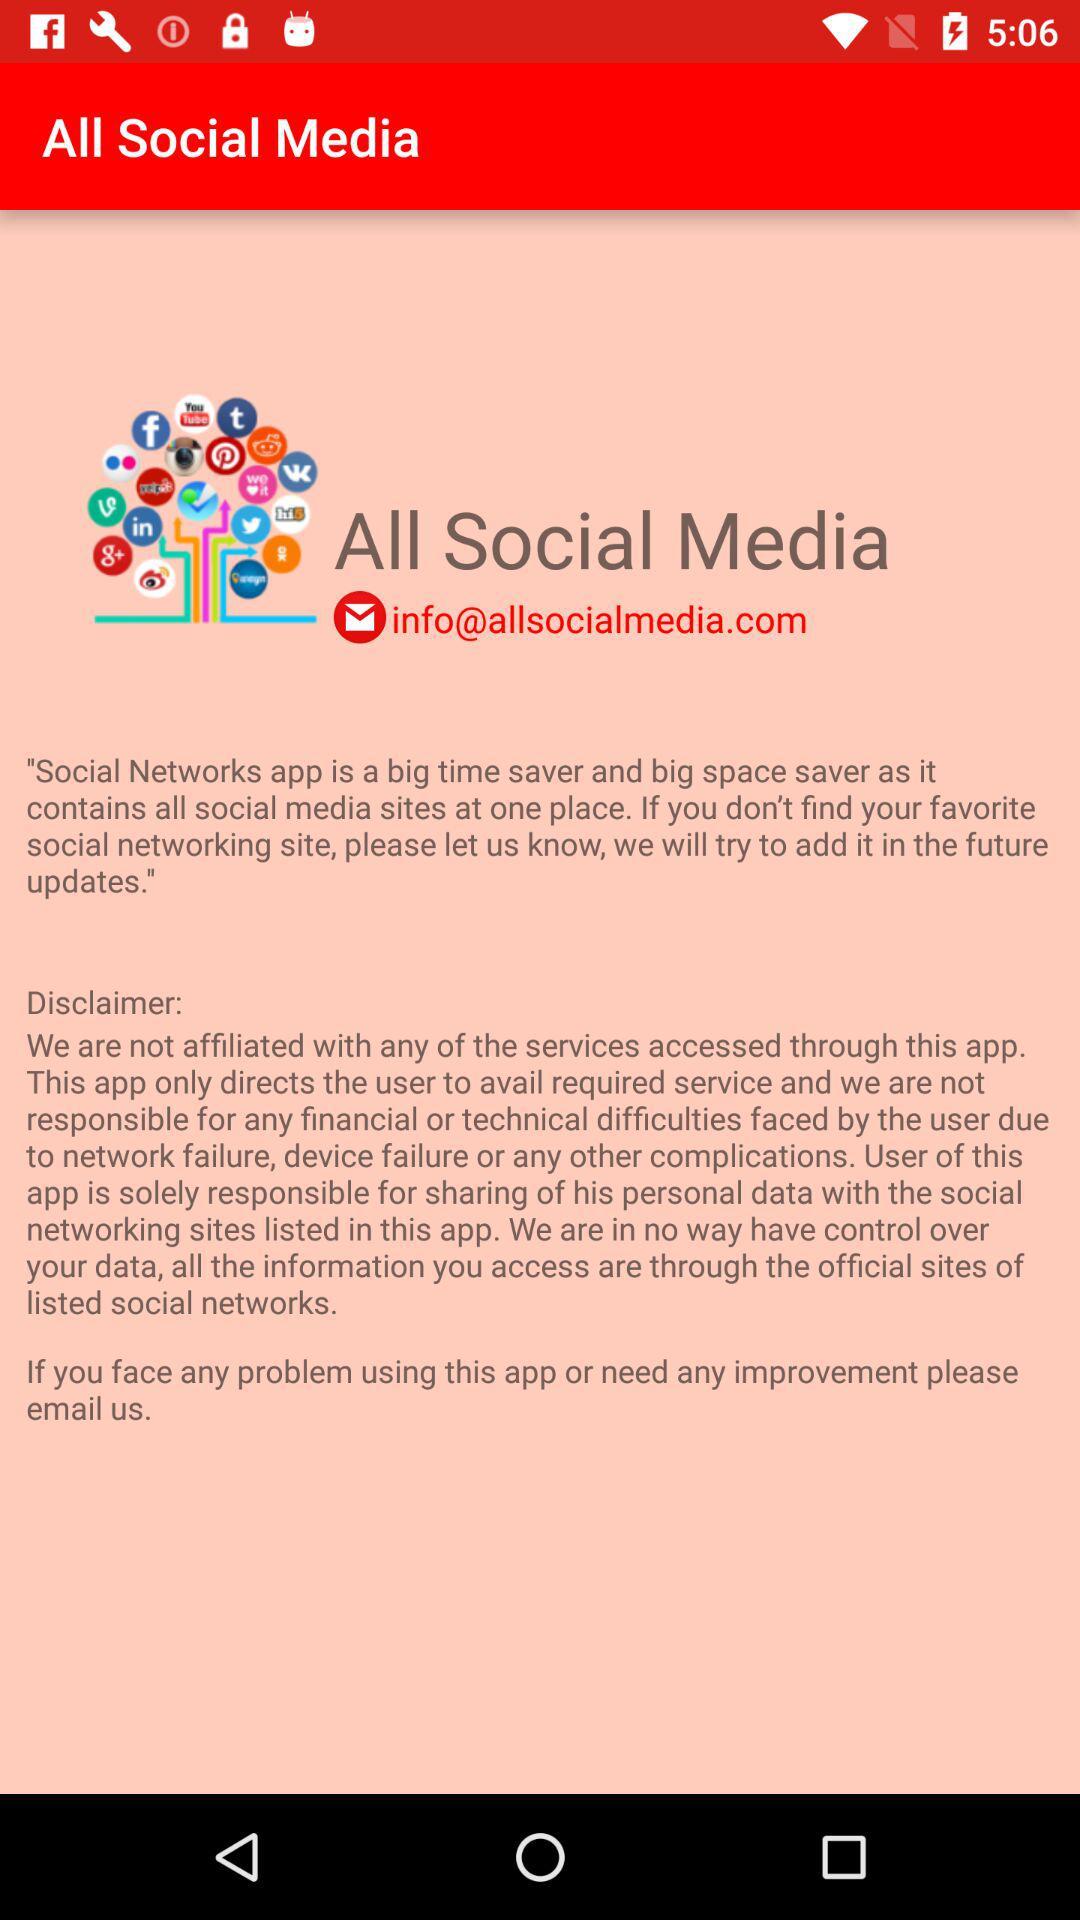 This screenshot has width=1080, height=1920. I want to click on send an email, so click(358, 616).